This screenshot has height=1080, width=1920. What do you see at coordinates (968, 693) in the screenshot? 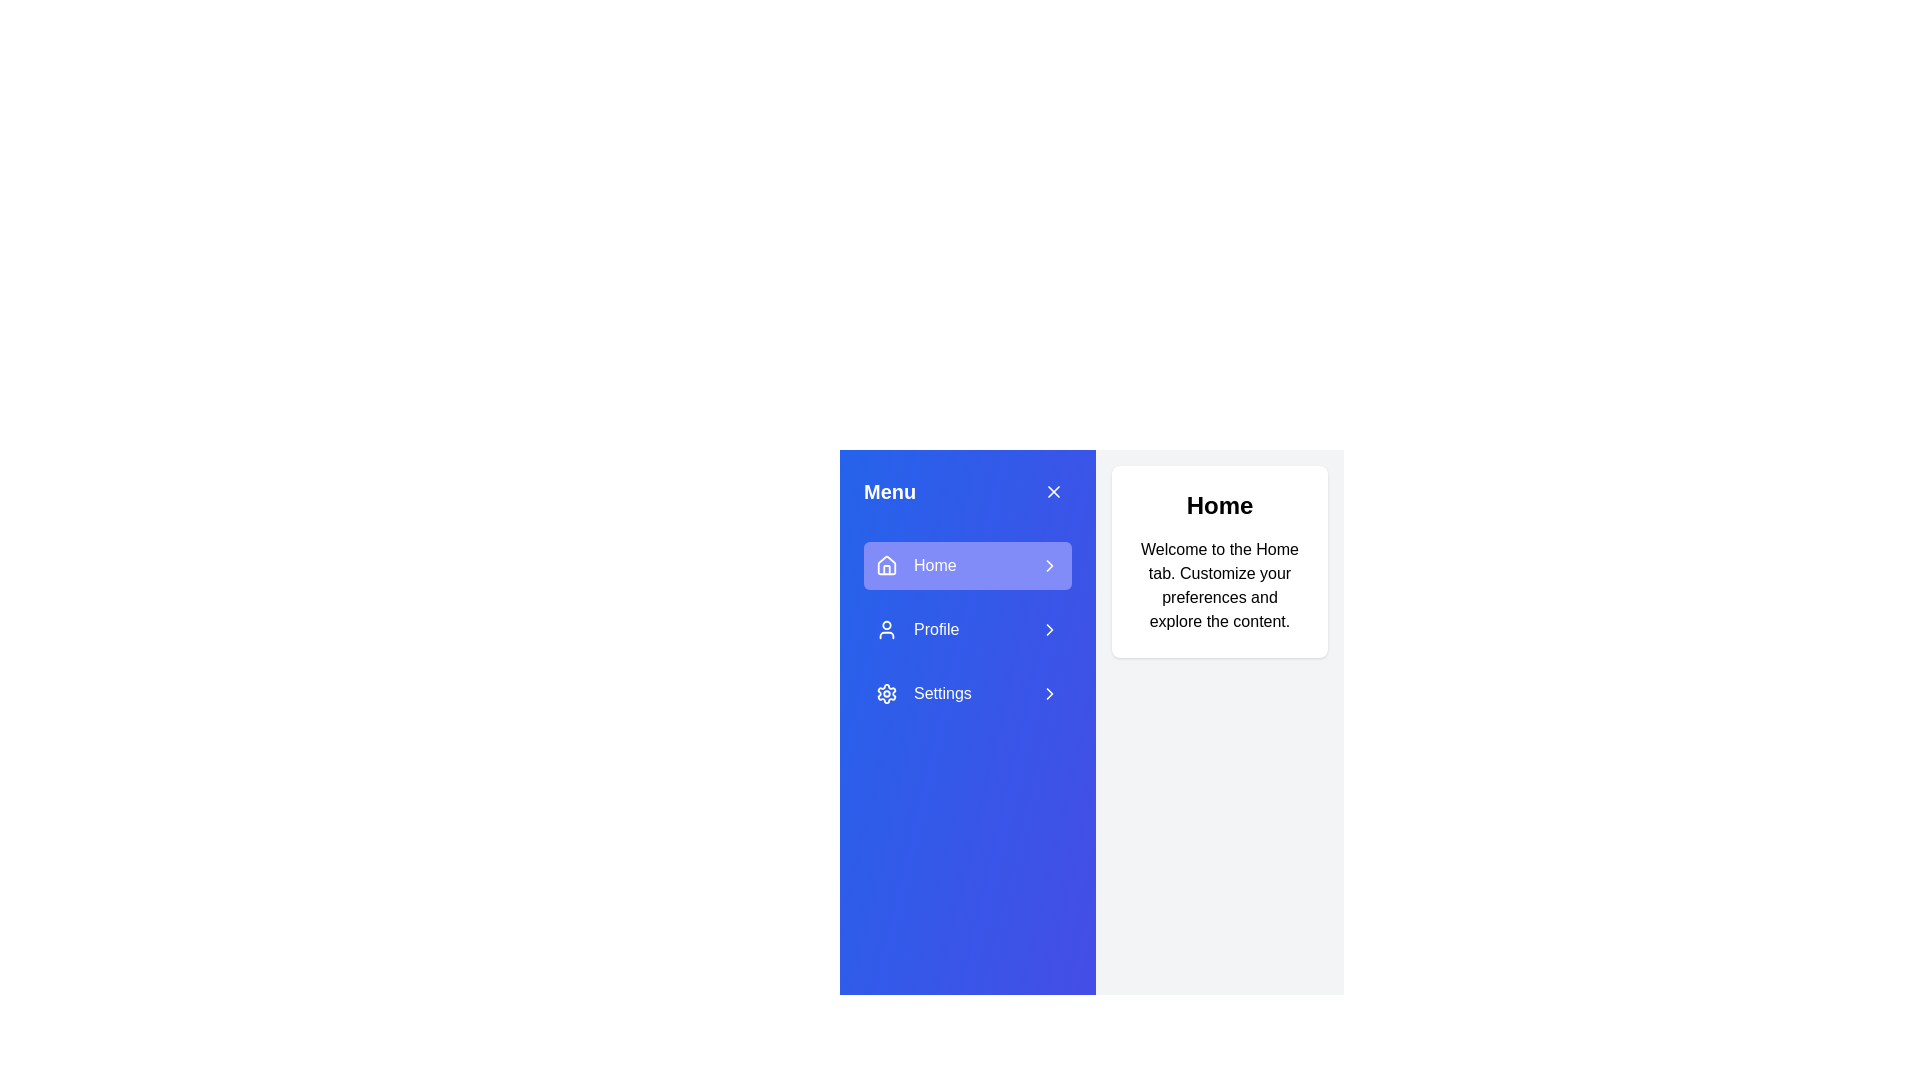
I see `the navigation button located in the sidebar menu, which is the third item below 'Home' and 'Profile'` at bounding box center [968, 693].